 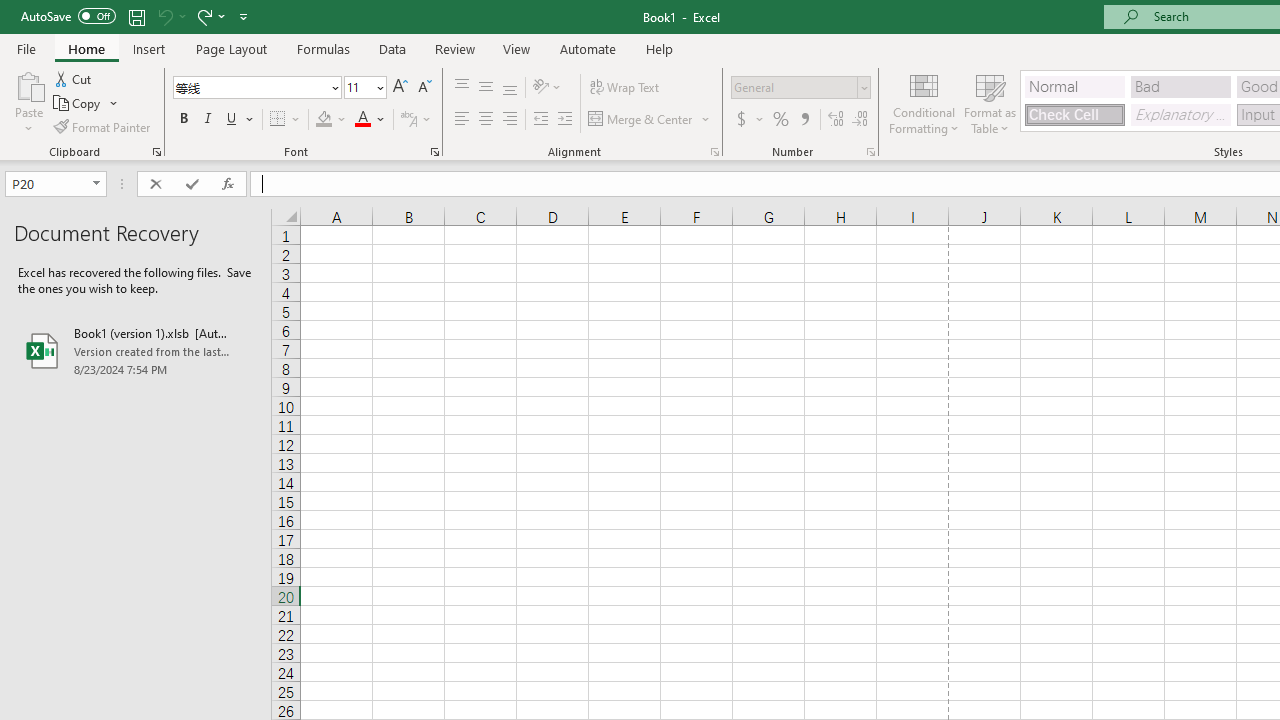 I want to click on 'Copy', so click(x=85, y=103).